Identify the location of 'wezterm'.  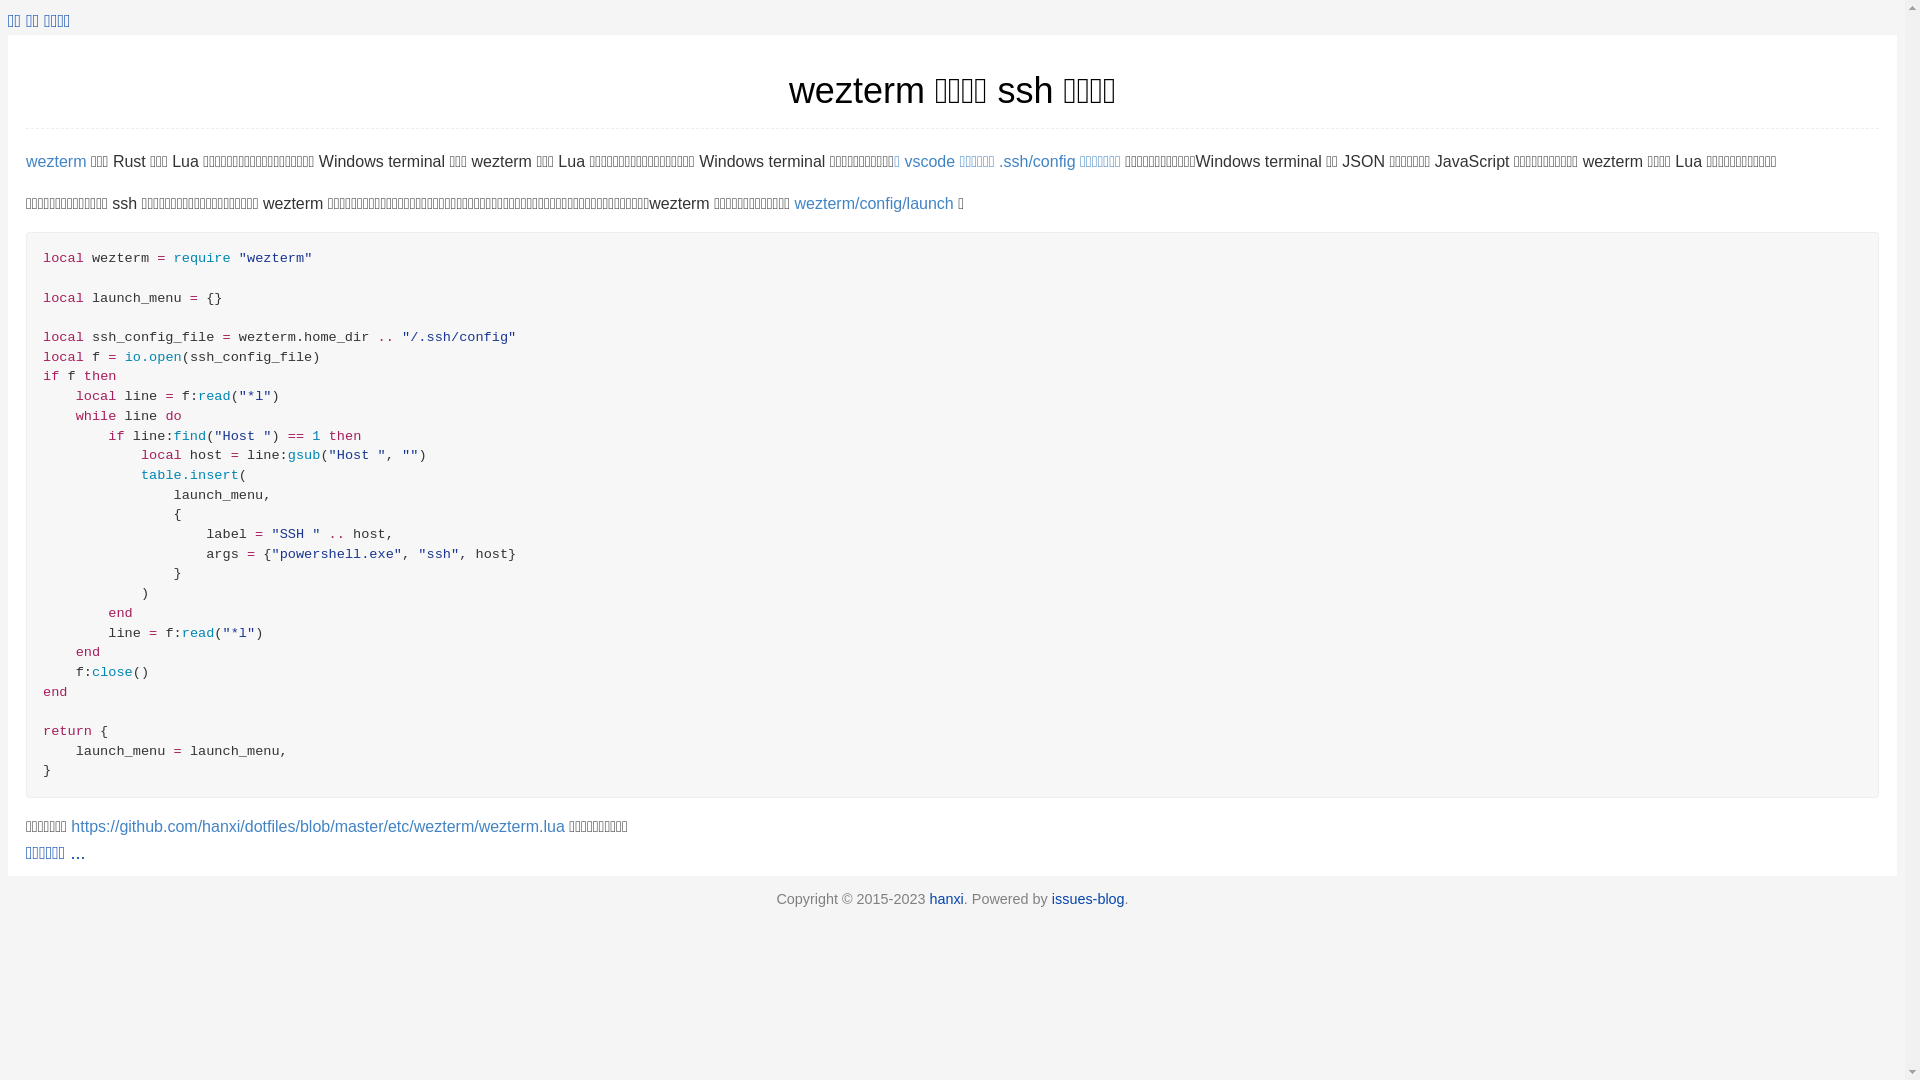
(25, 160).